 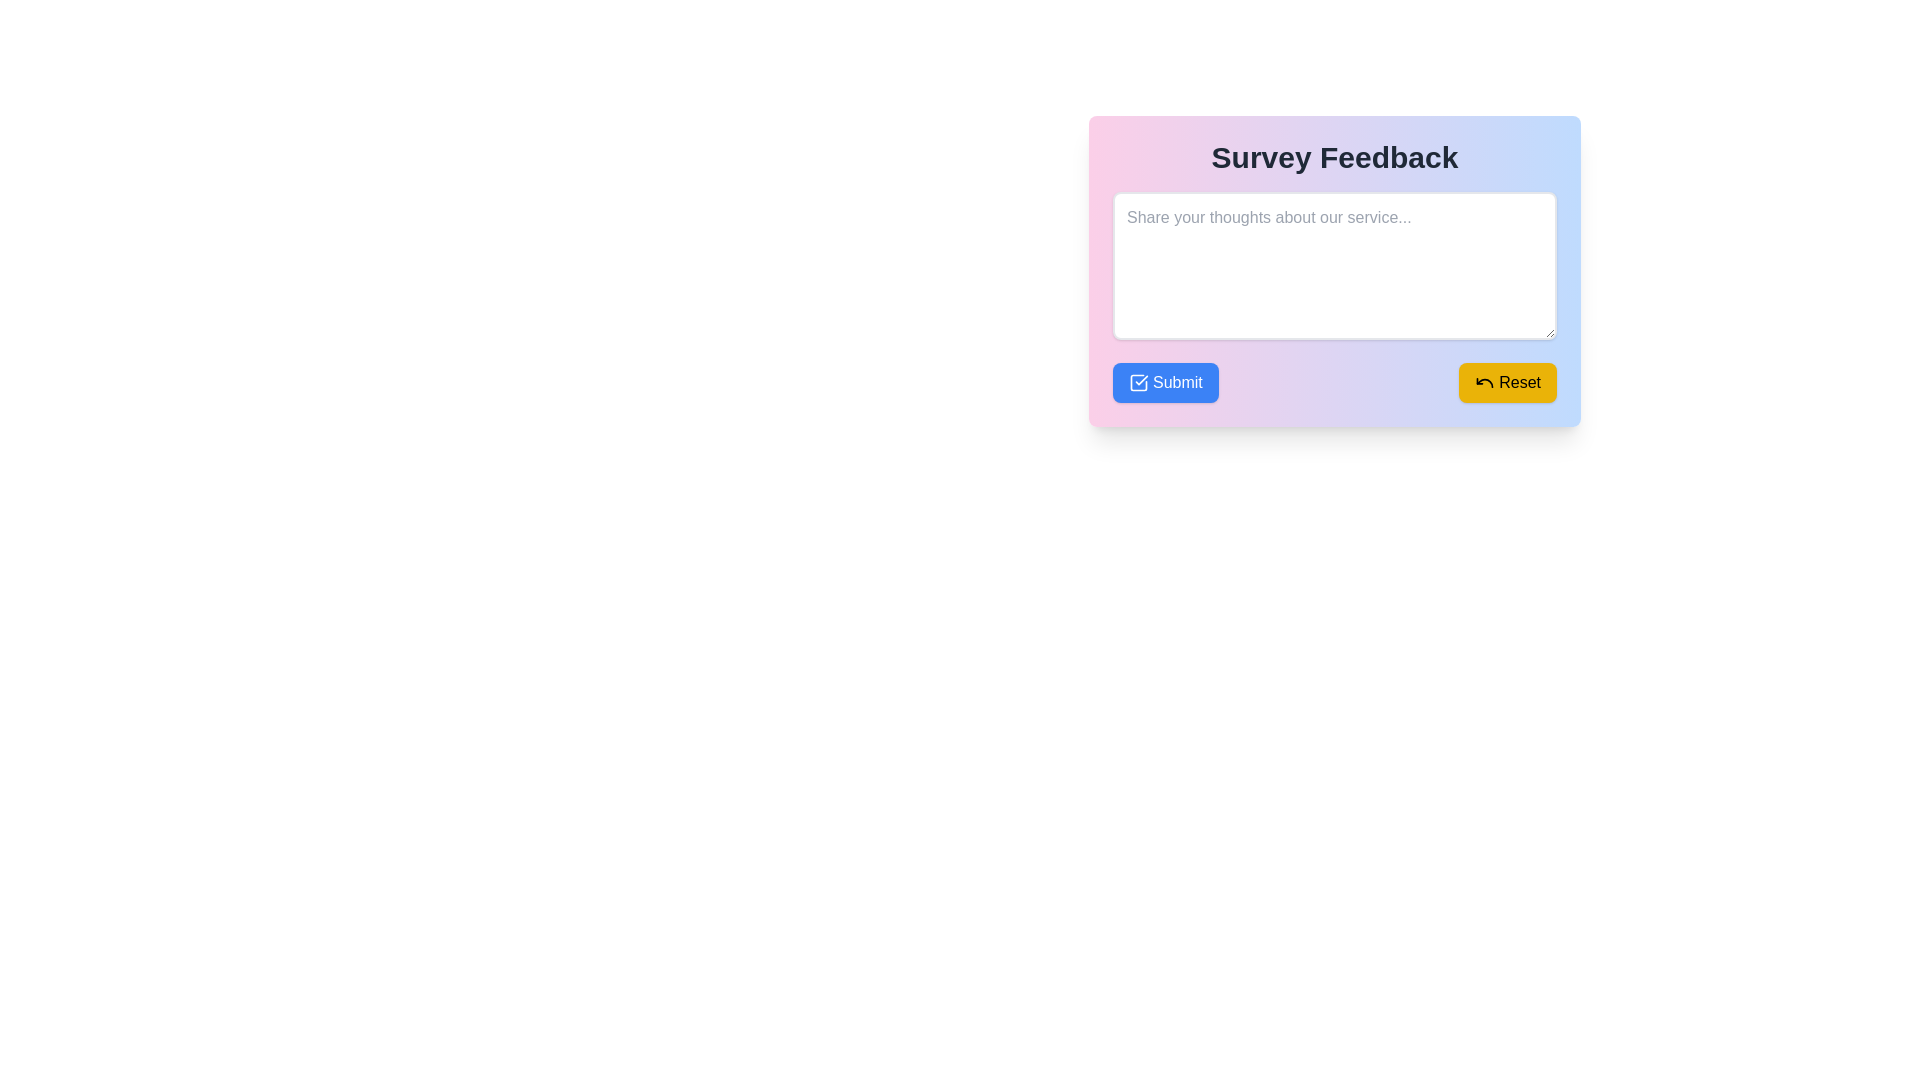 I want to click on to highlight text in the multiline text input area located within the 'Survey Feedback' card, below the heading 'Survey Feedback', so click(x=1334, y=265).